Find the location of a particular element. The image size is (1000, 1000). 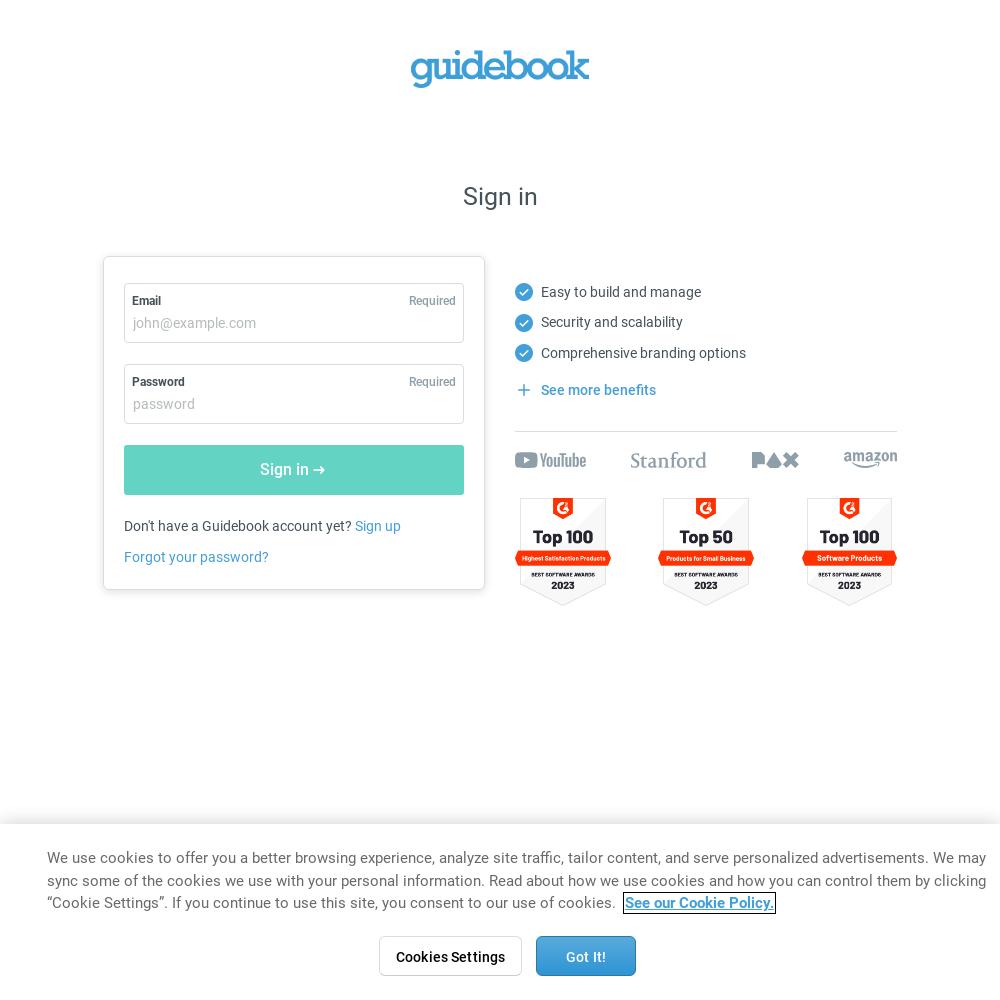

'Don't have a Guidebook account yet?' is located at coordinates (237, 525).